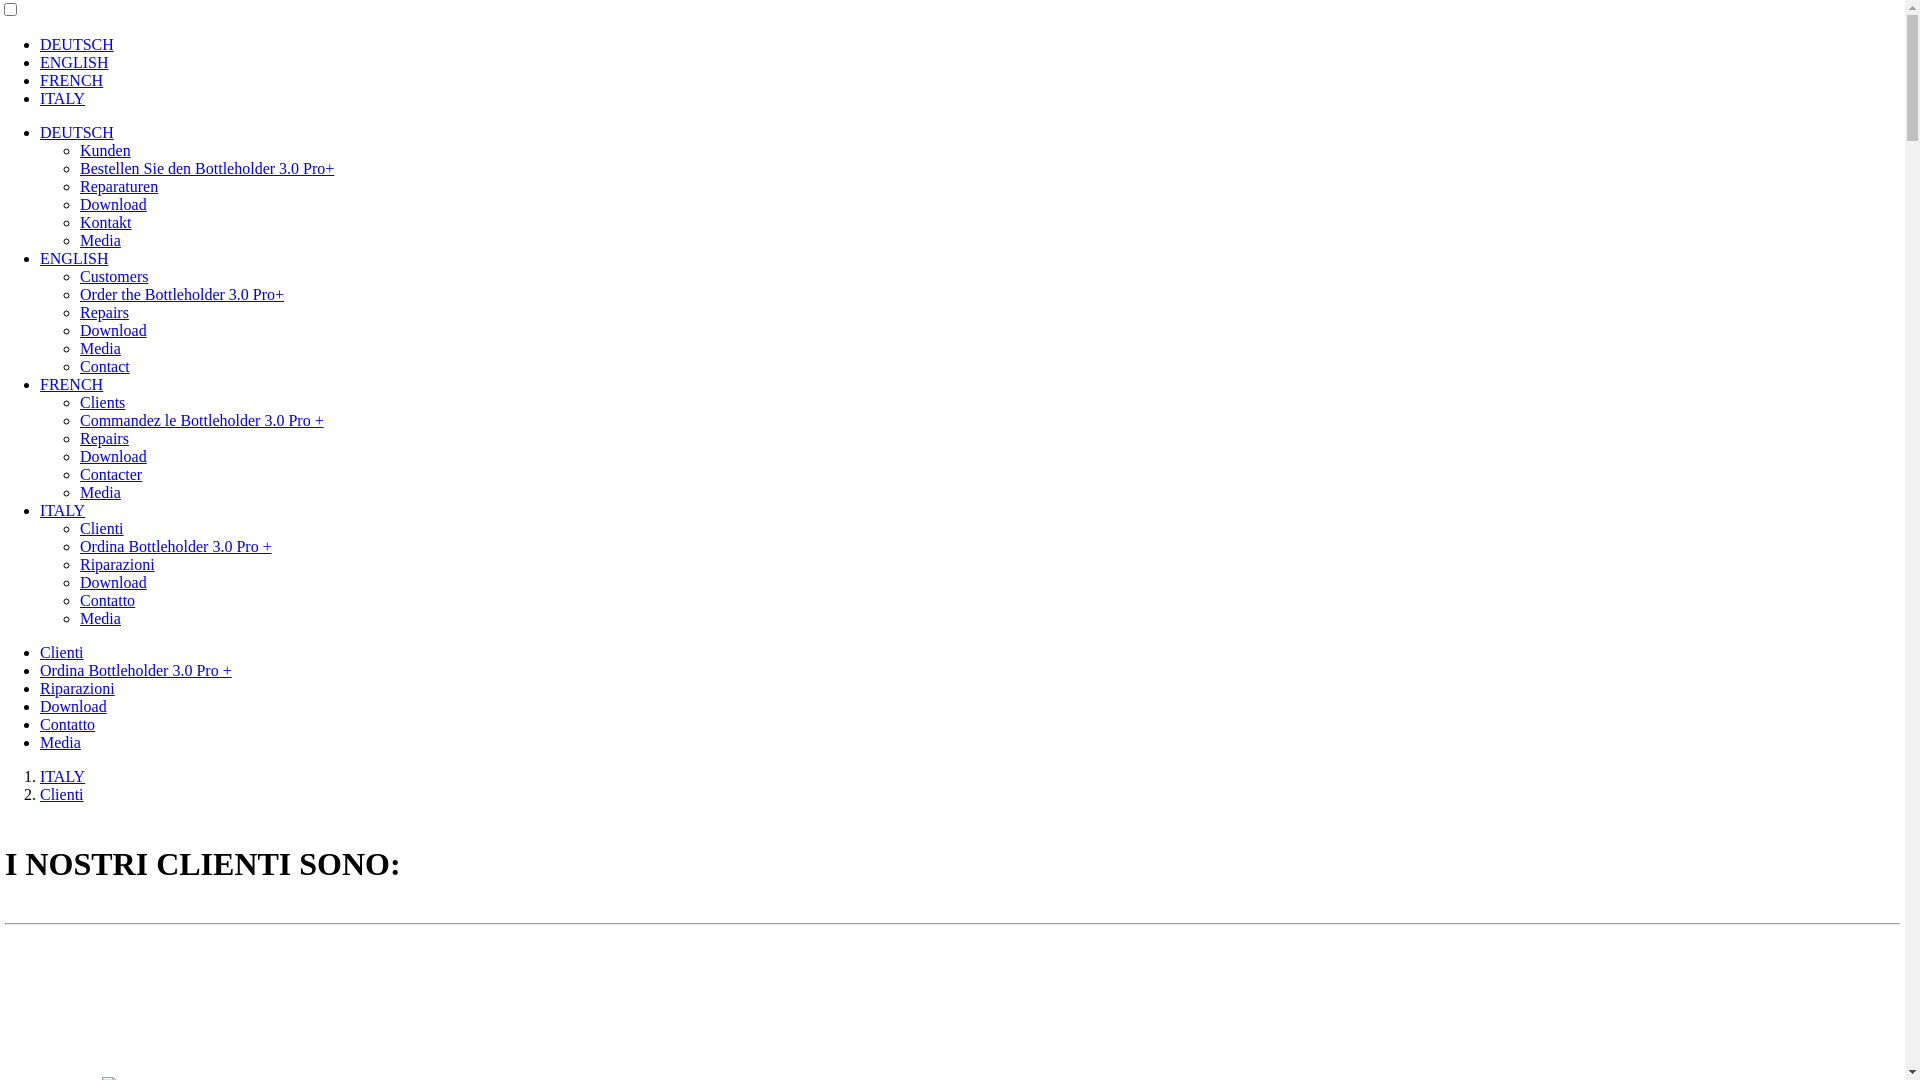 The image size is (1920, 1080). What do you see at coordinates (104, 366) in the screenshot?
I see `'Contact'` at bounding box center [104, 366].